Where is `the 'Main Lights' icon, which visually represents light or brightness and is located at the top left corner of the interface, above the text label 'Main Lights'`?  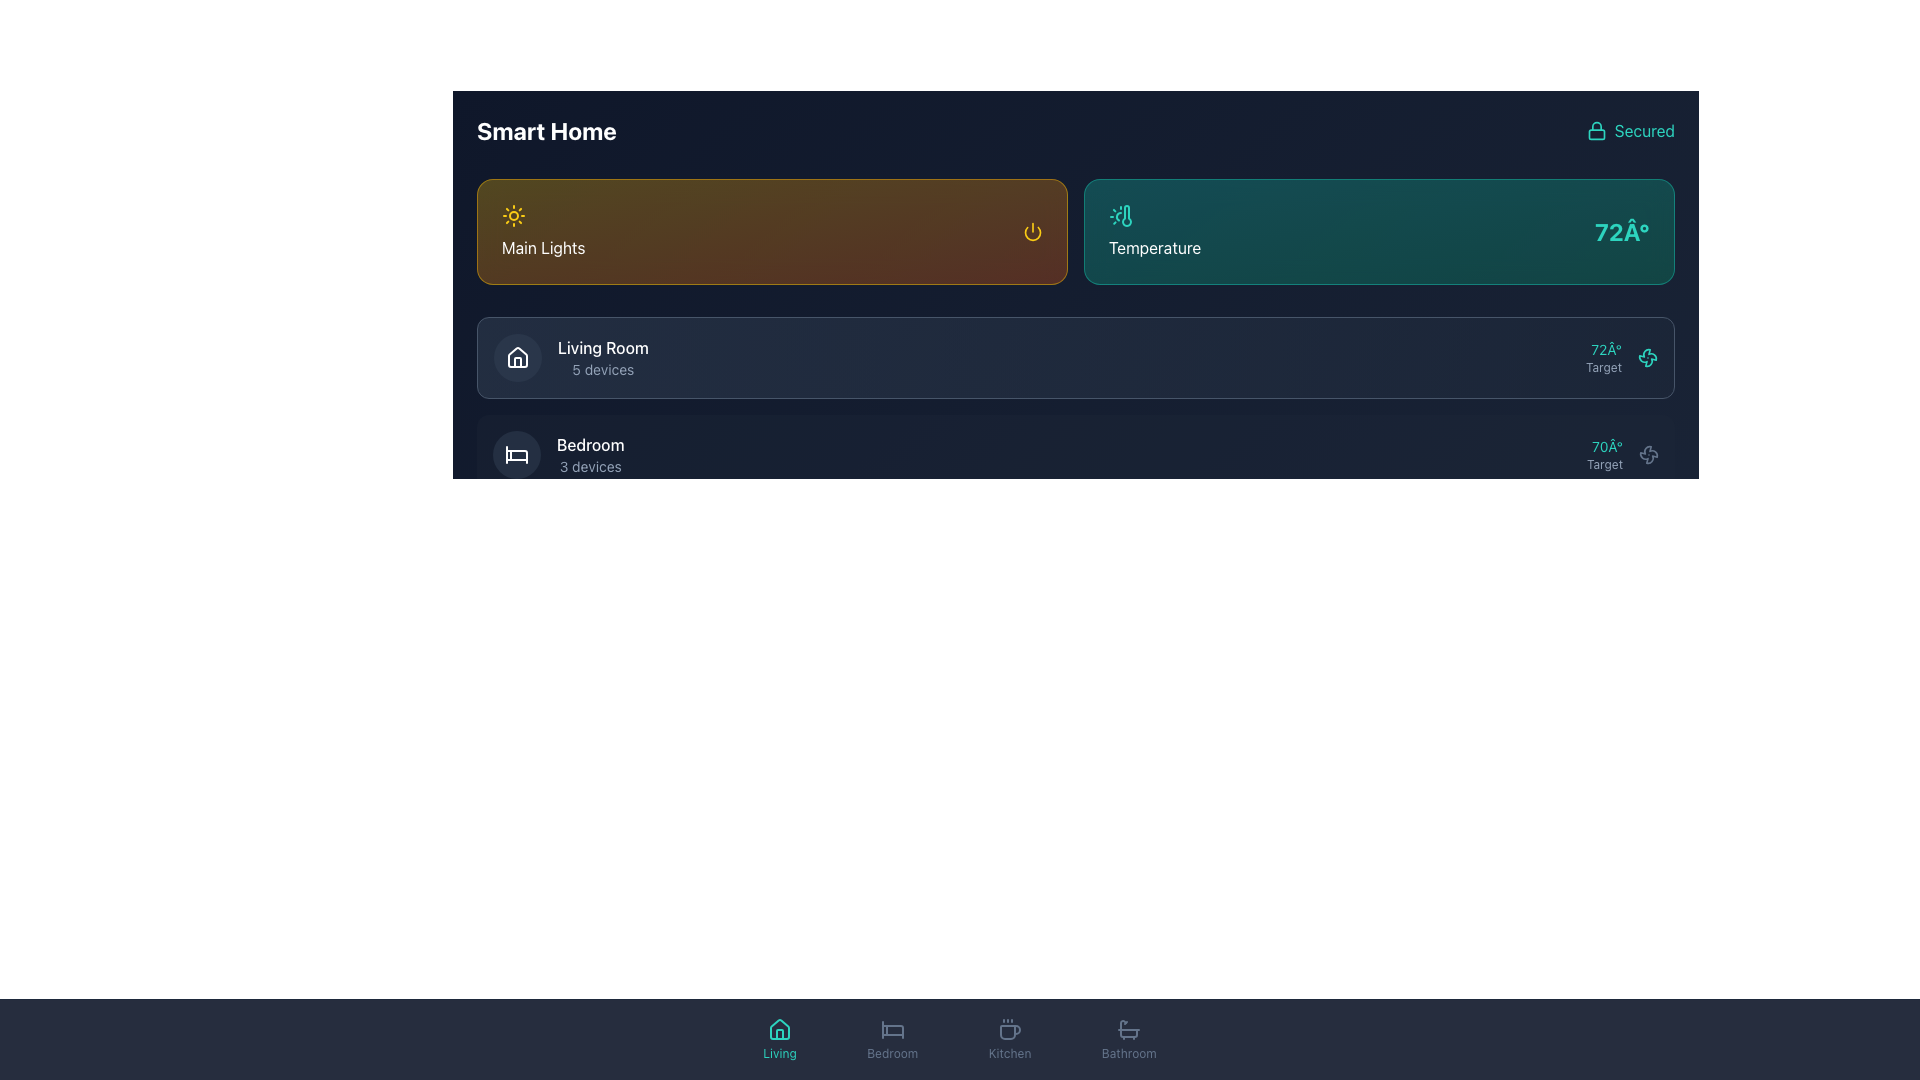 the 'Main Lights' icon, which visually represents light or brightness and is located at the top left corner of the interface, above the text label 'Main Lights' is located at coordinates (513, 216).